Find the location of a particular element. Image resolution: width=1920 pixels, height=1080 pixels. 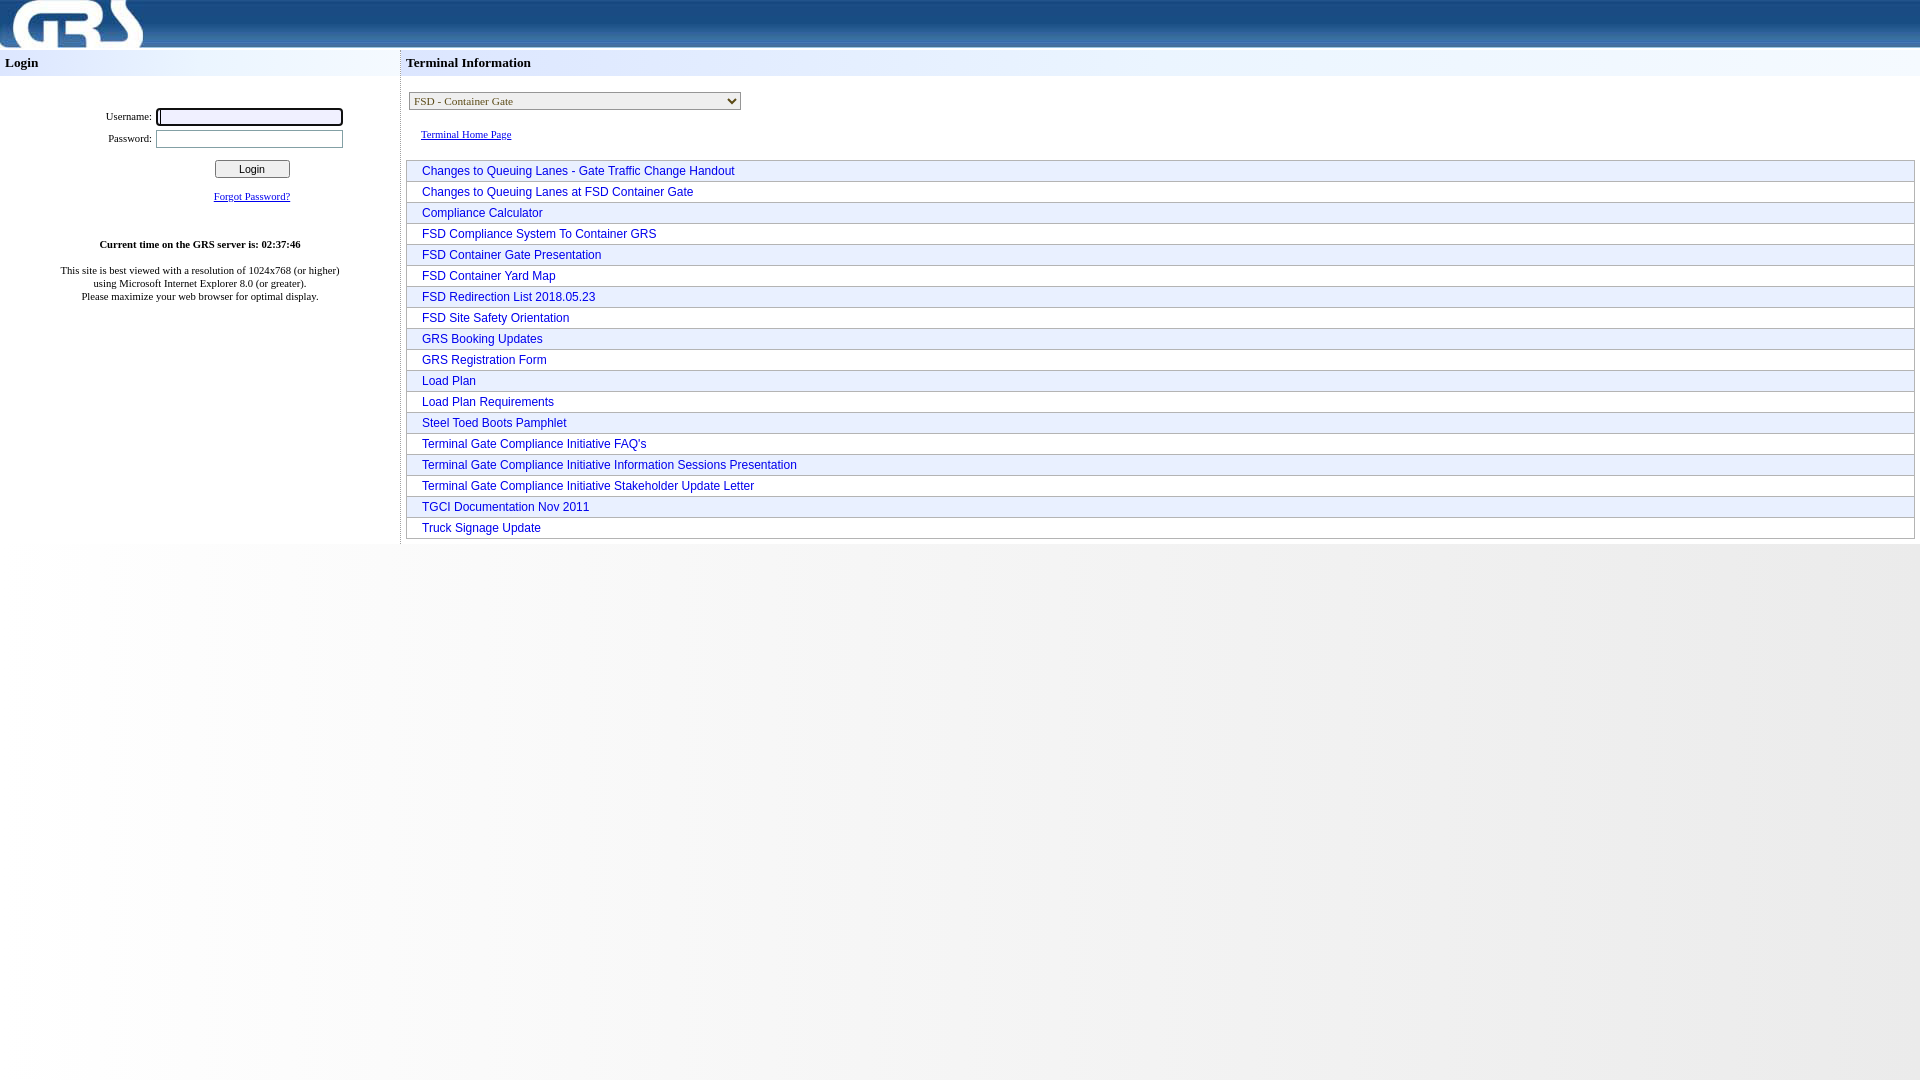

'Changes to Queuing Lanes - Gate Traffic Change Handout' is located at coordinates (572, 169).